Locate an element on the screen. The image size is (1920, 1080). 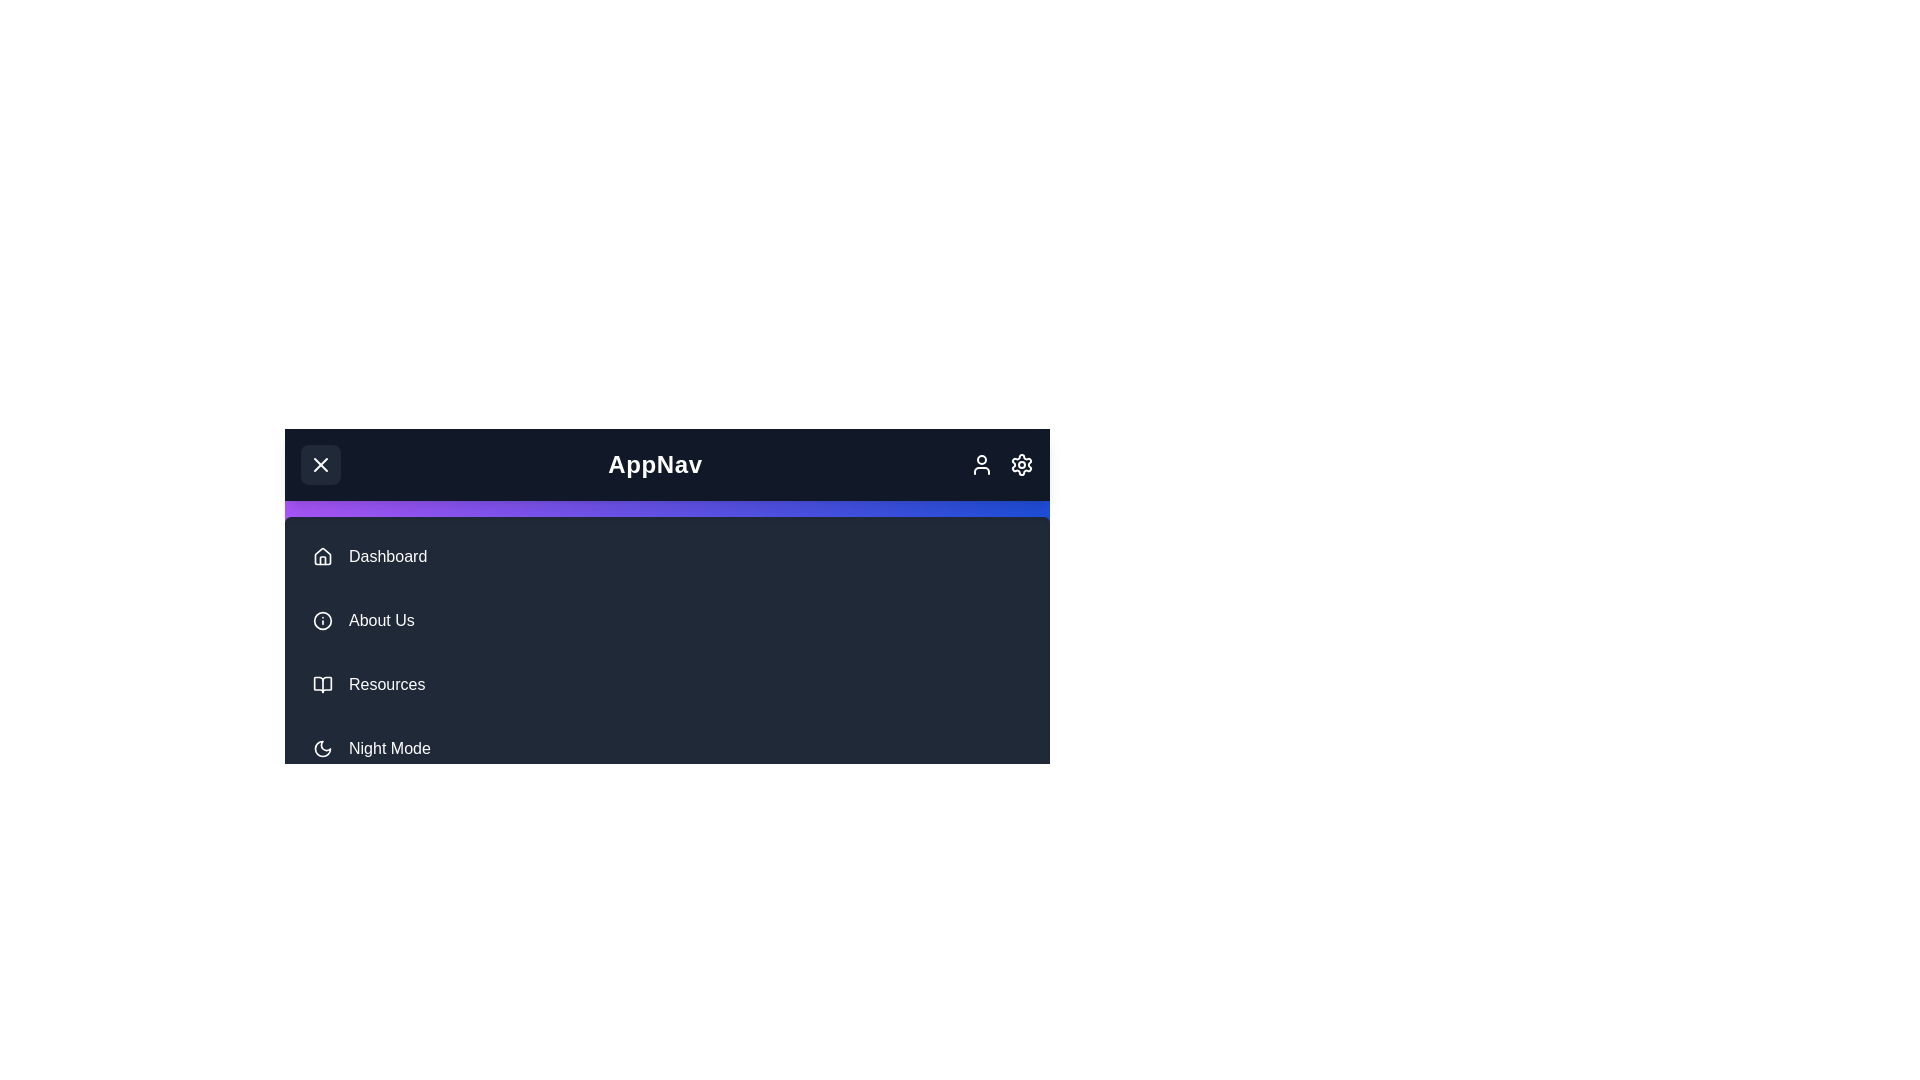
the navigation item Night Mode to navigate to the corresponding section is located at coordinates (667, 748).